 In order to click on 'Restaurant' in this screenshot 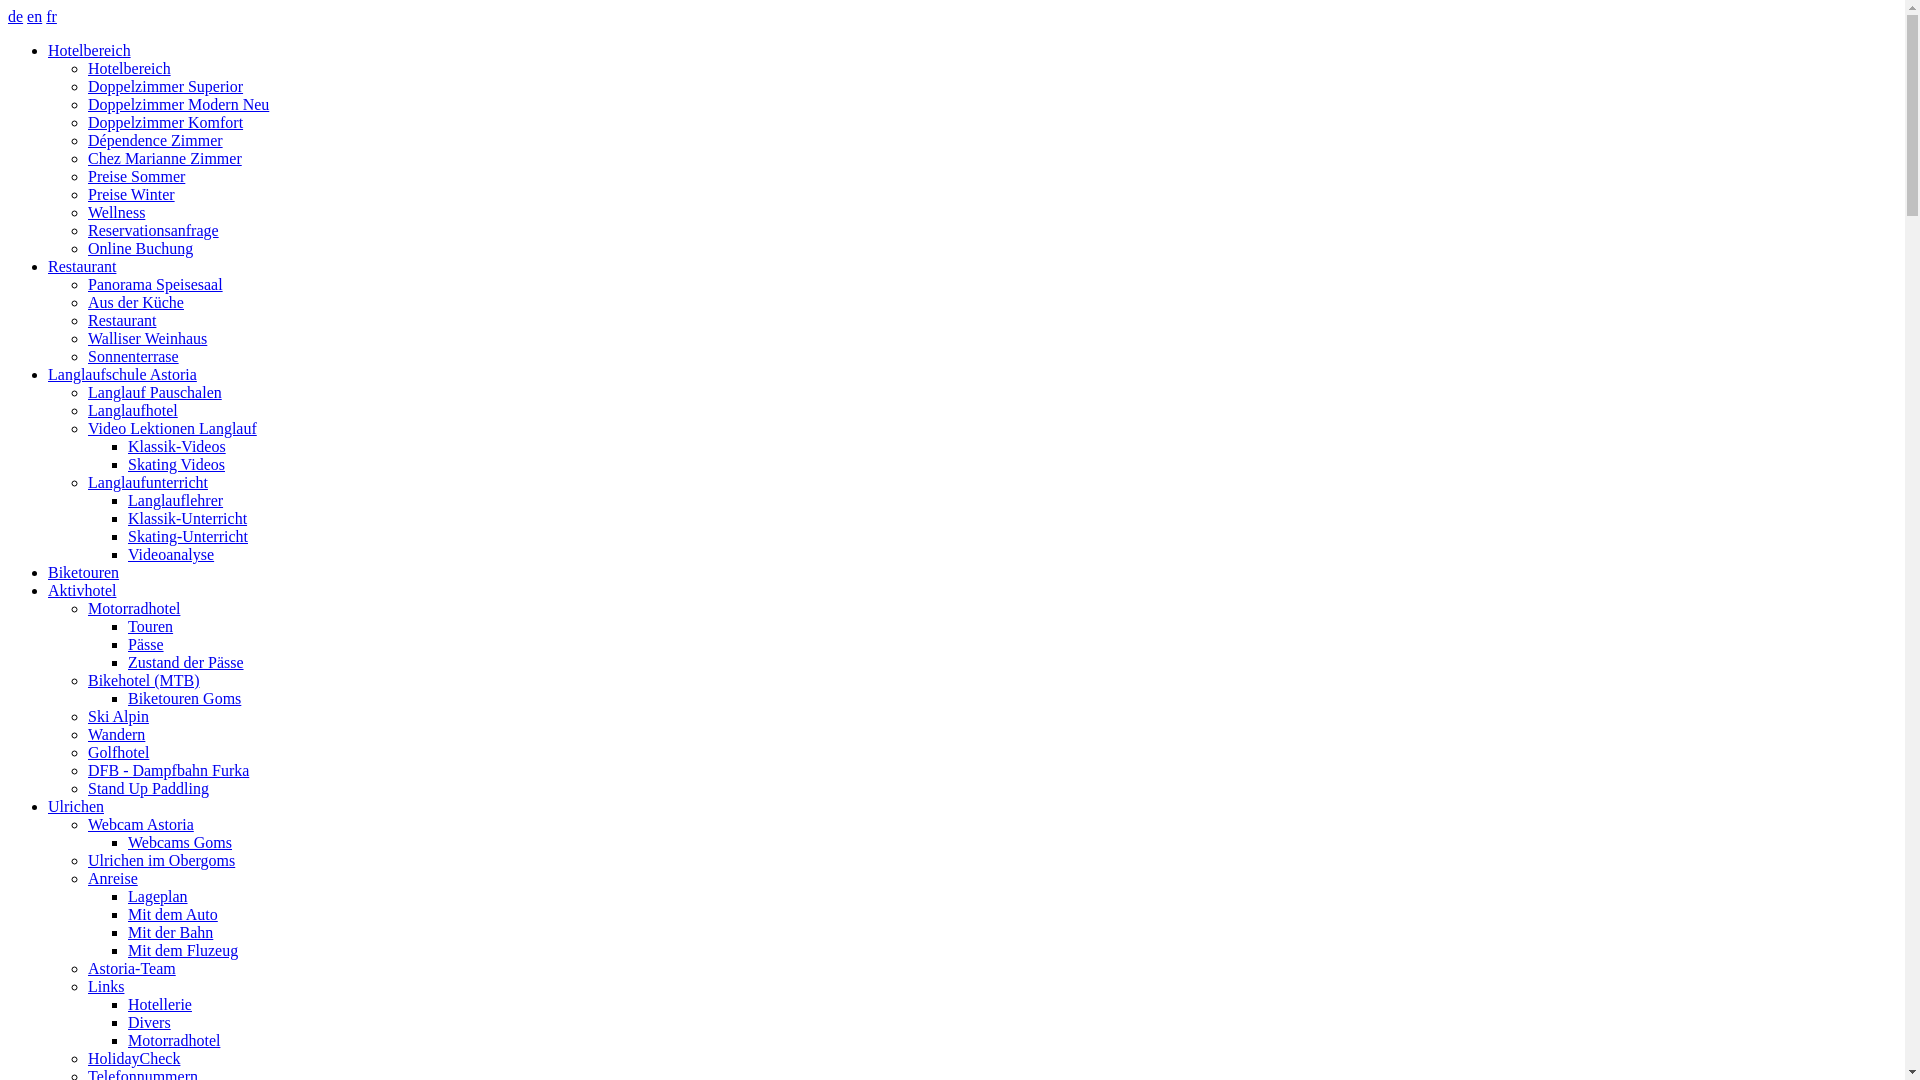, I will do `click(86, 319)`.